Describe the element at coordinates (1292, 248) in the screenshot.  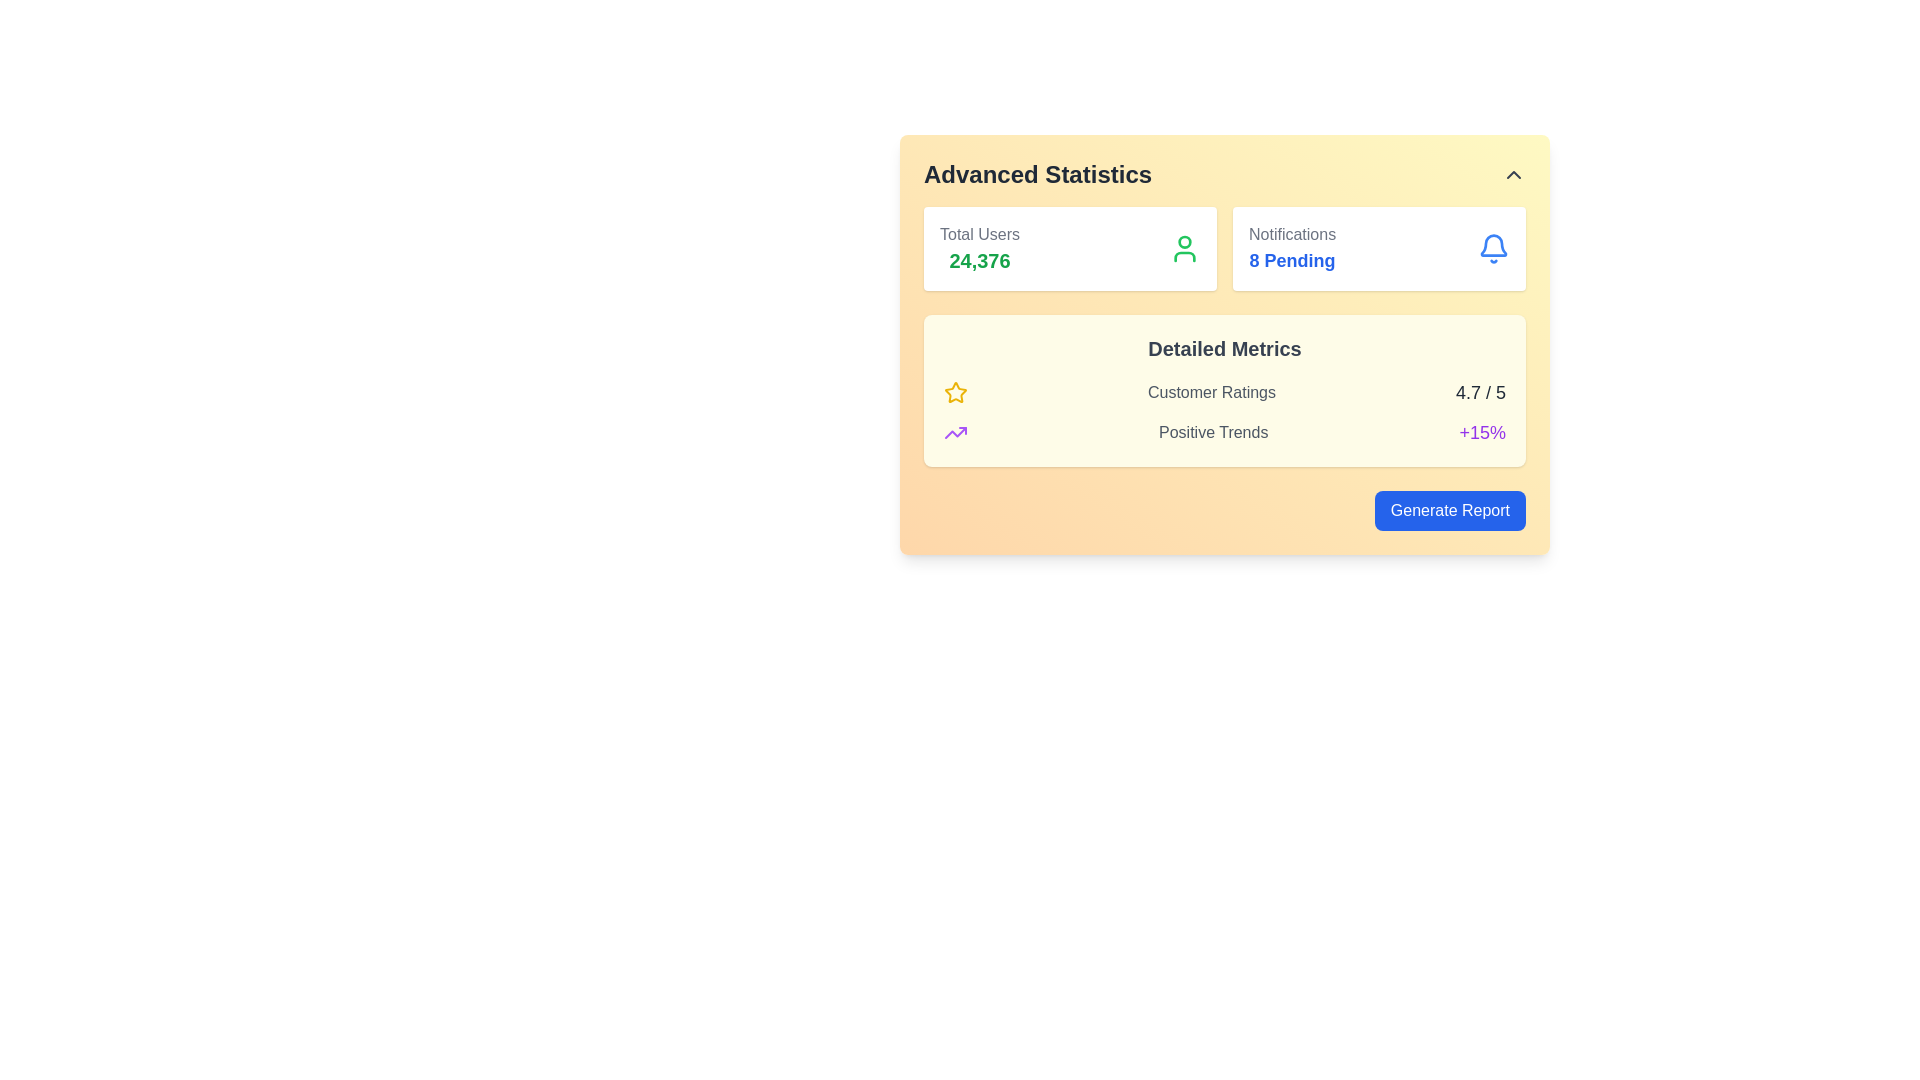
I see `notification count from the Label displaying 'Notifications' with 8 pending items, located in the top-right section of the card, just to the left of the blue bell icon` at that location.